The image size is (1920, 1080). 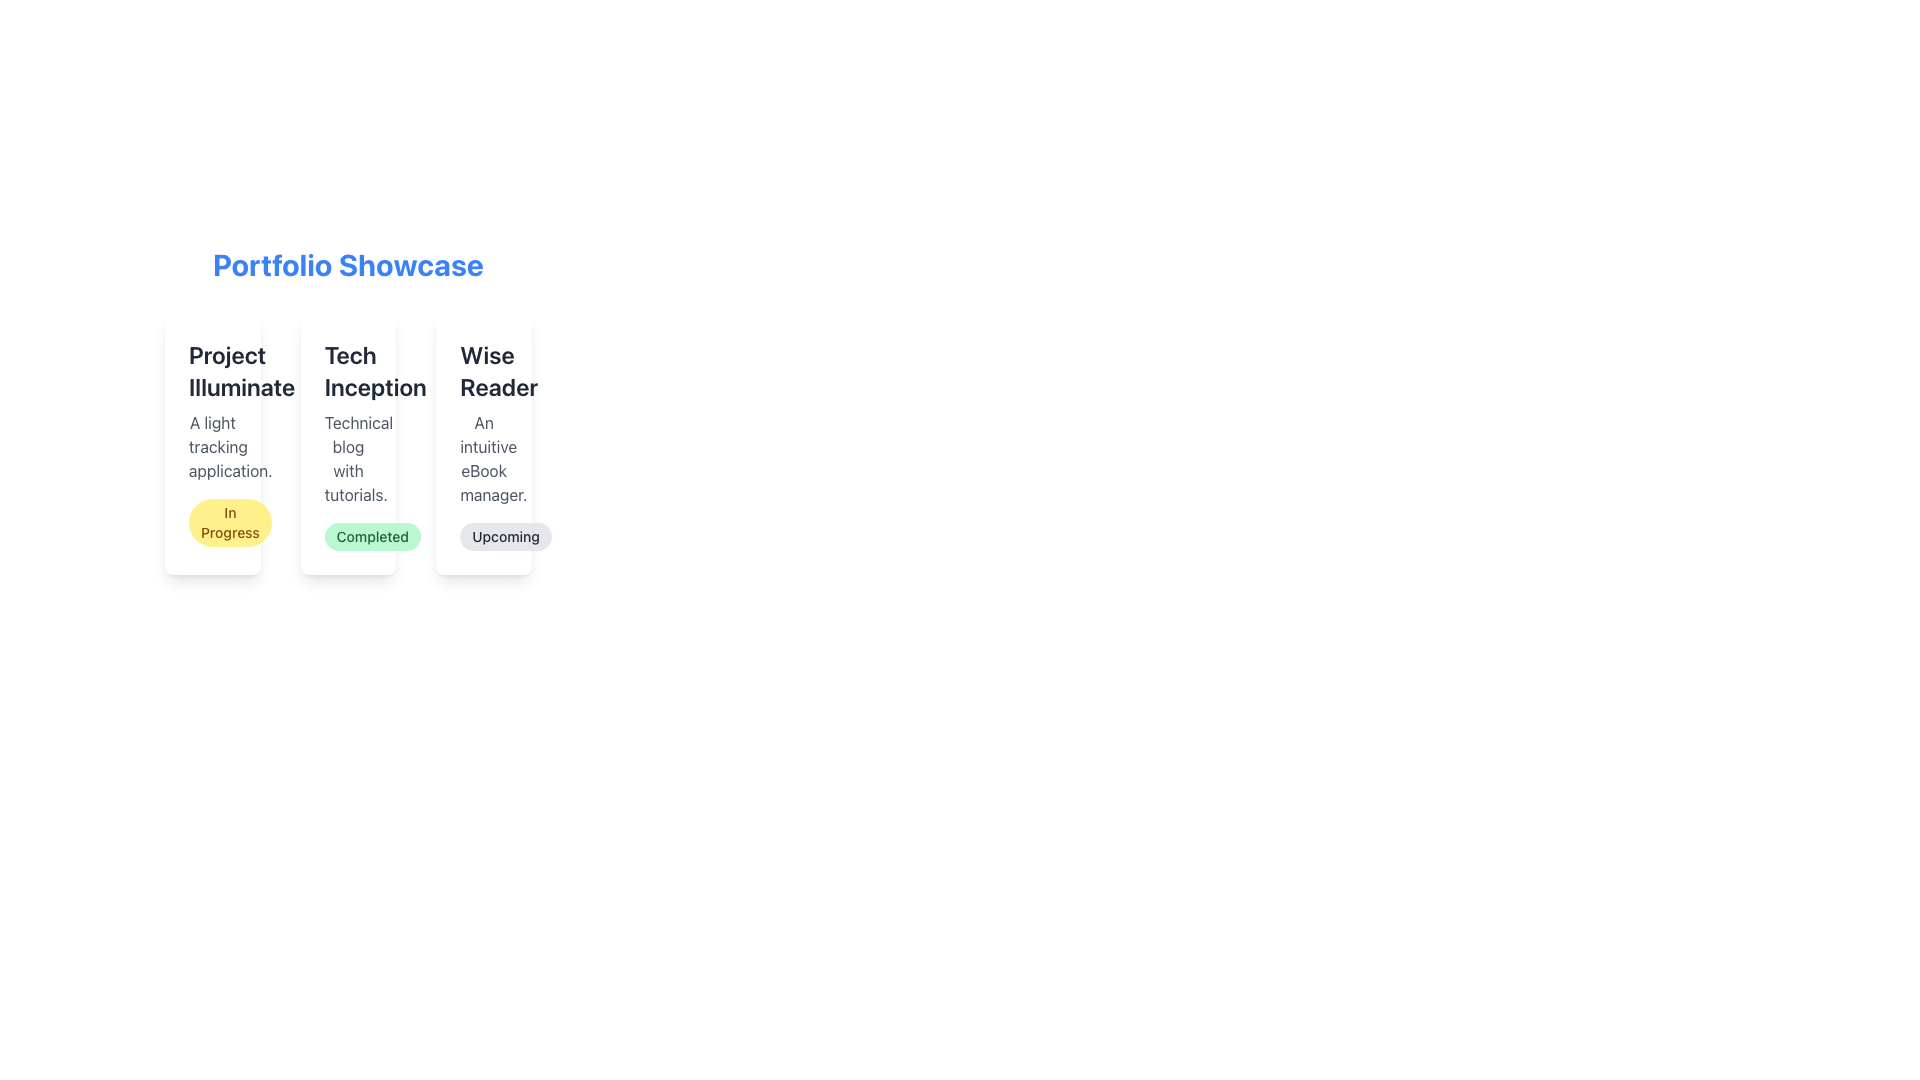 I want to click on the text label displaying 'A light tracking application.' which is styled in gray font and positioned below the 'Project Illuminate' title, so click(x=212, y=446).